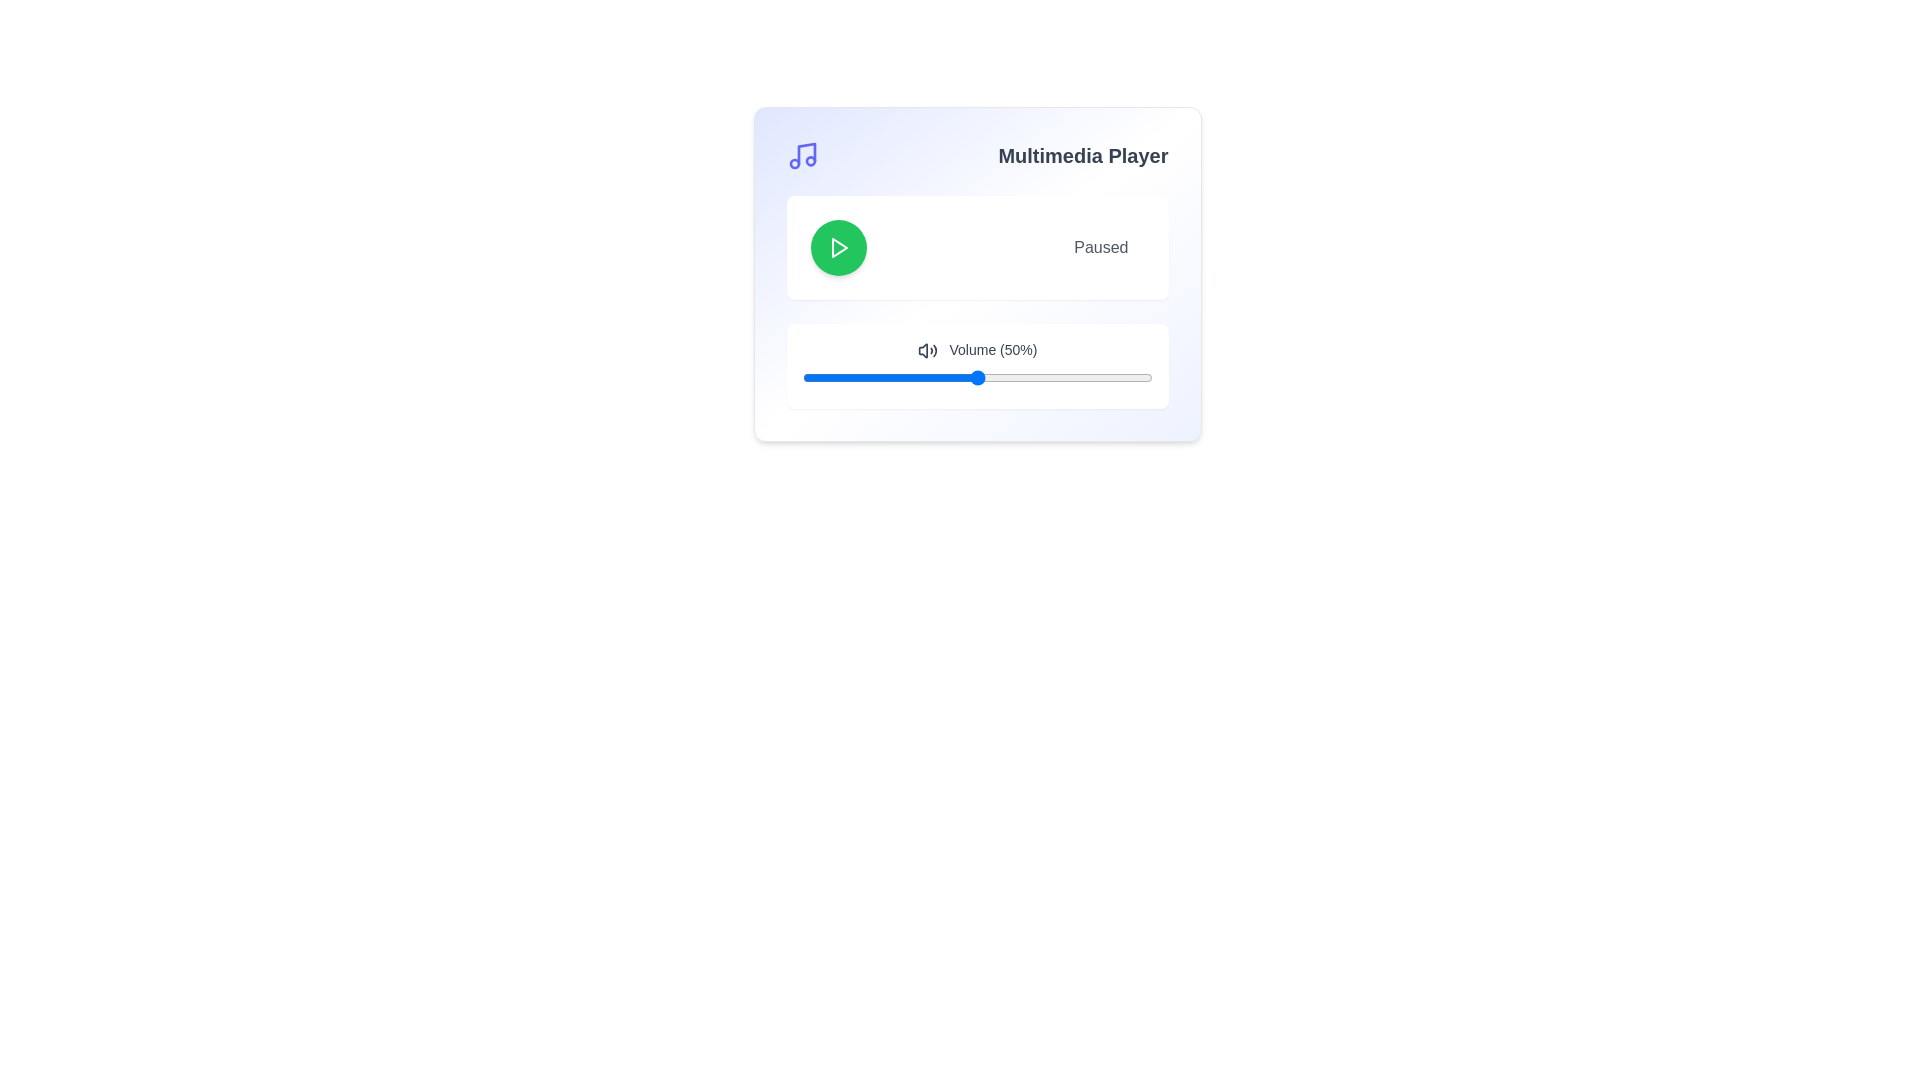 This screenshot has width=1920, height=1080. I want to click on the volume slider, so click(892, 378).